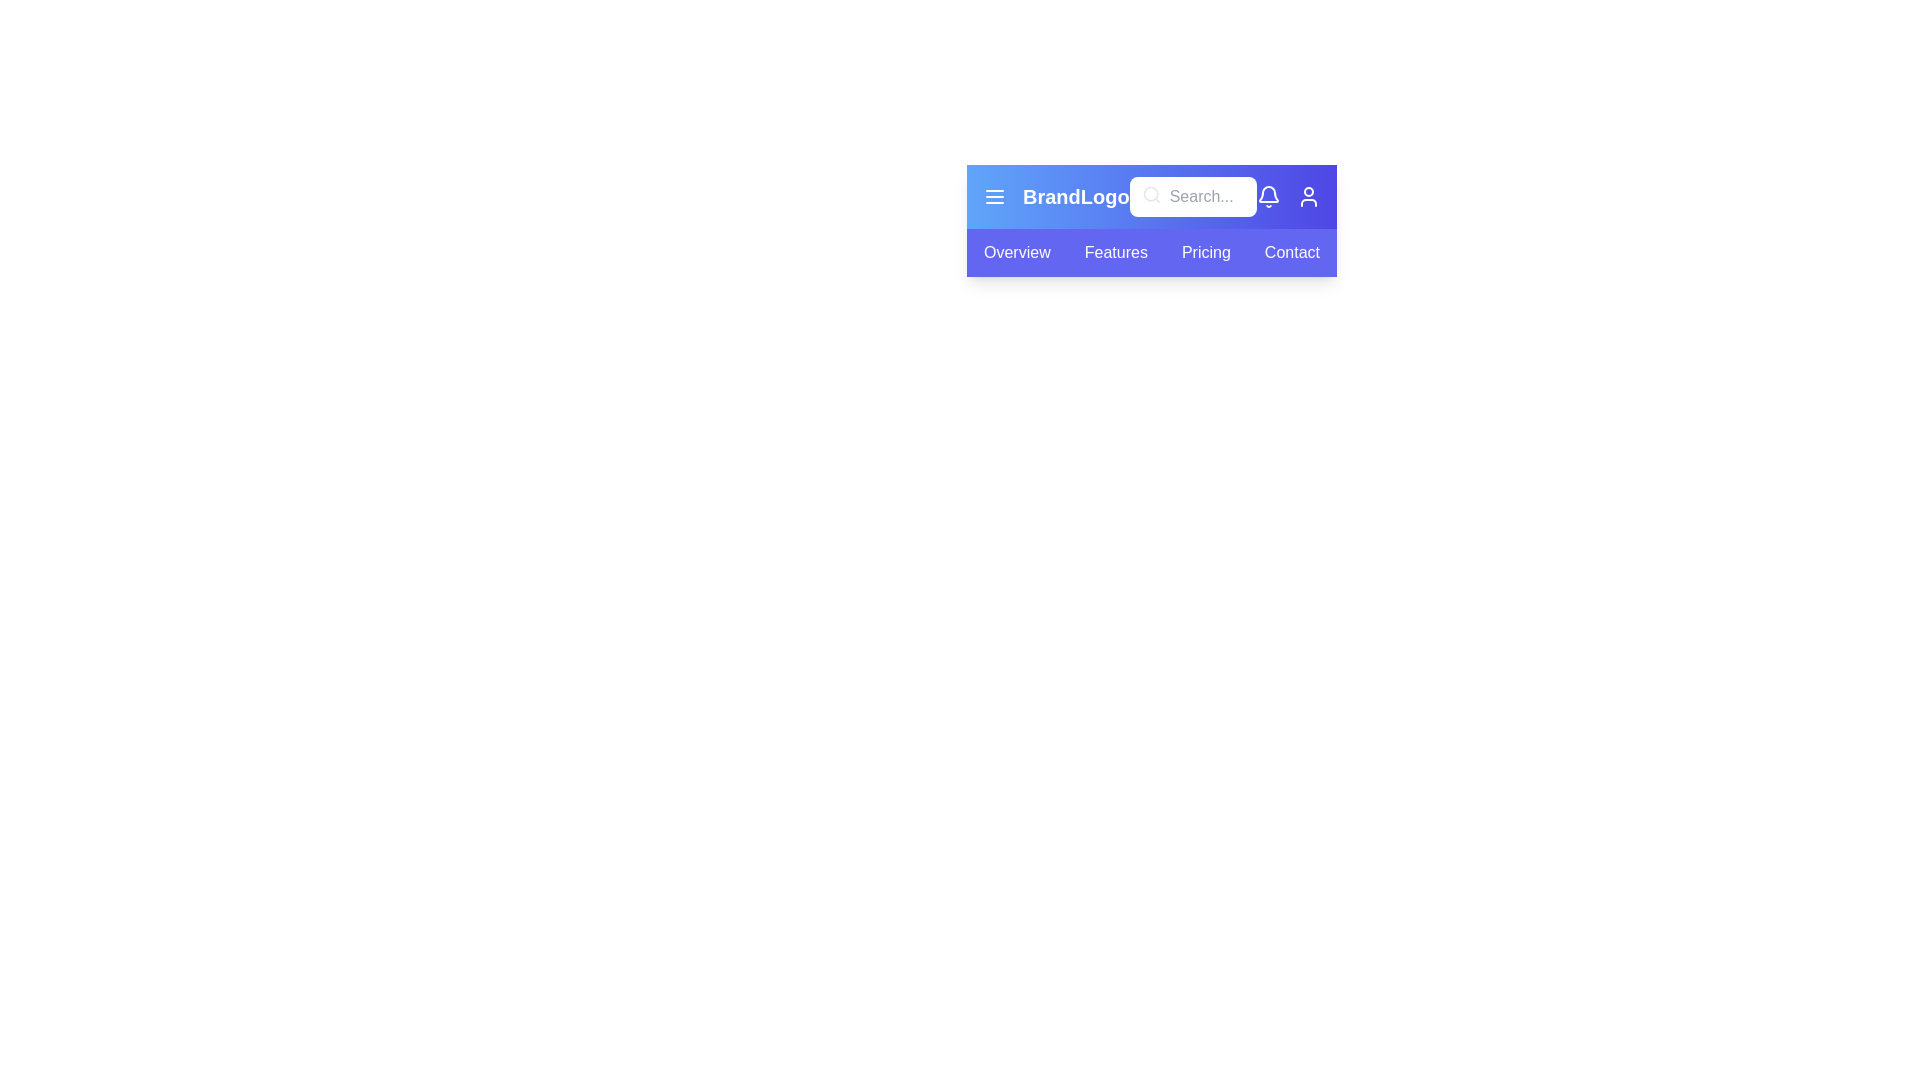  What do you see at coordinates (1115, 252) in the screenshot?
I see `the tab labeled Features from the navigation bar` at bounding box center [1115, 252].